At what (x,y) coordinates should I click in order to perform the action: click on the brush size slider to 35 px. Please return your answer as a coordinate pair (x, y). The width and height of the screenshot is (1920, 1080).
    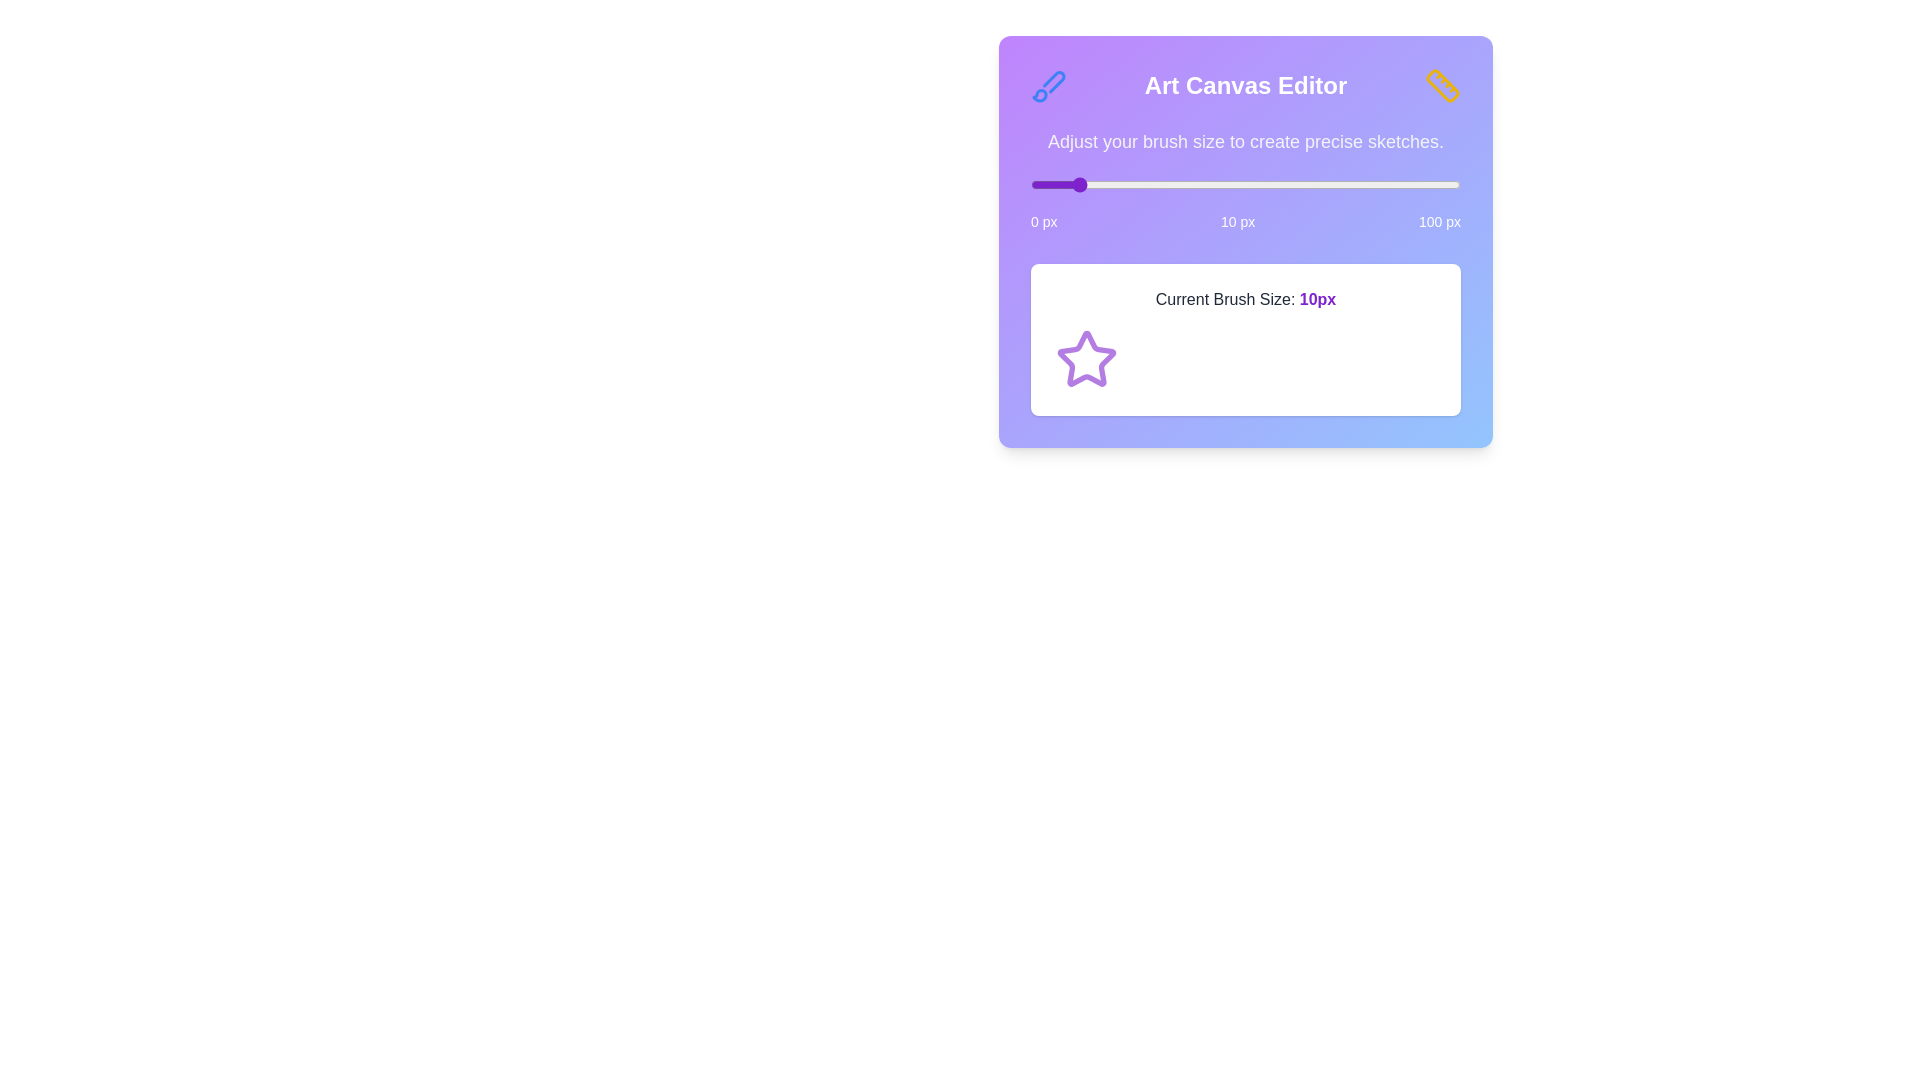
    Looking at the image, I should click on (1181, 185).